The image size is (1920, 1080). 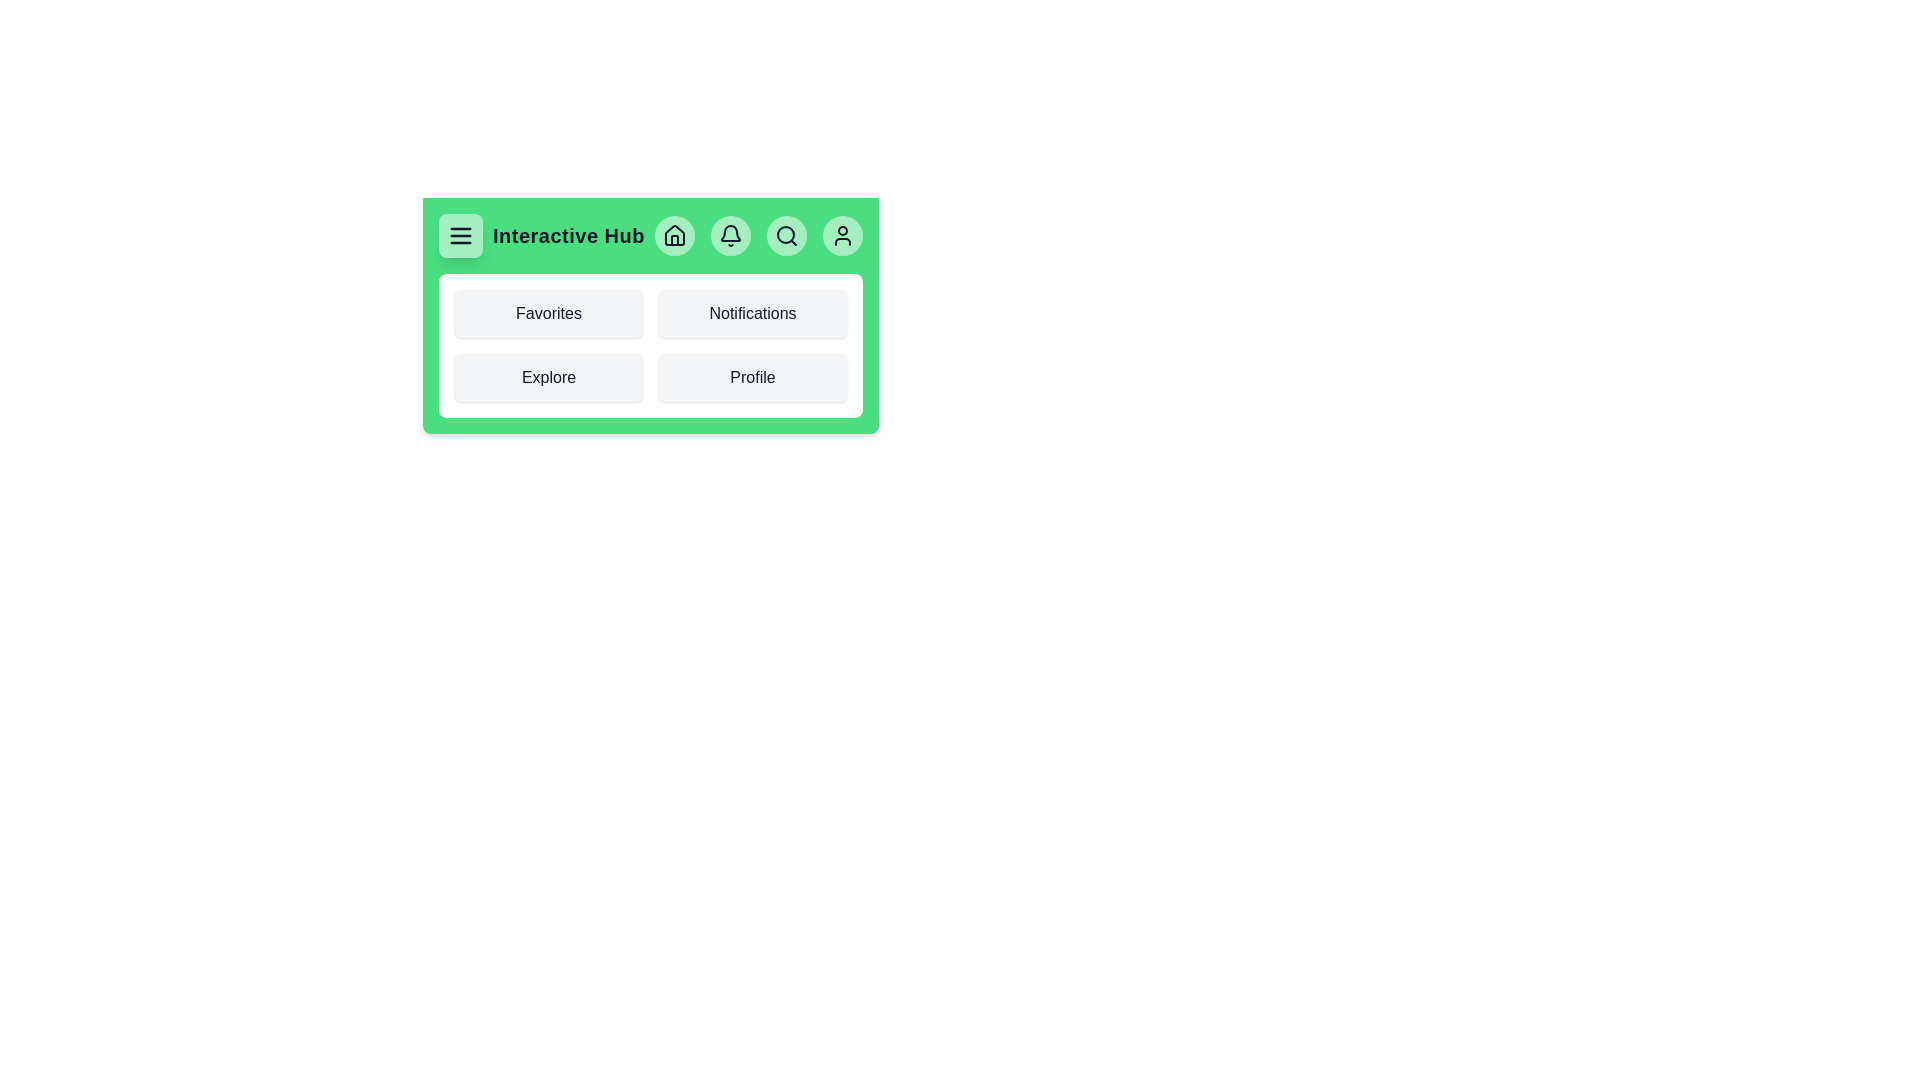 What do you see at coordinates (785, 234) in the screenshot?
I see `the interactive element Search Button` at bounding box center [785, 234].